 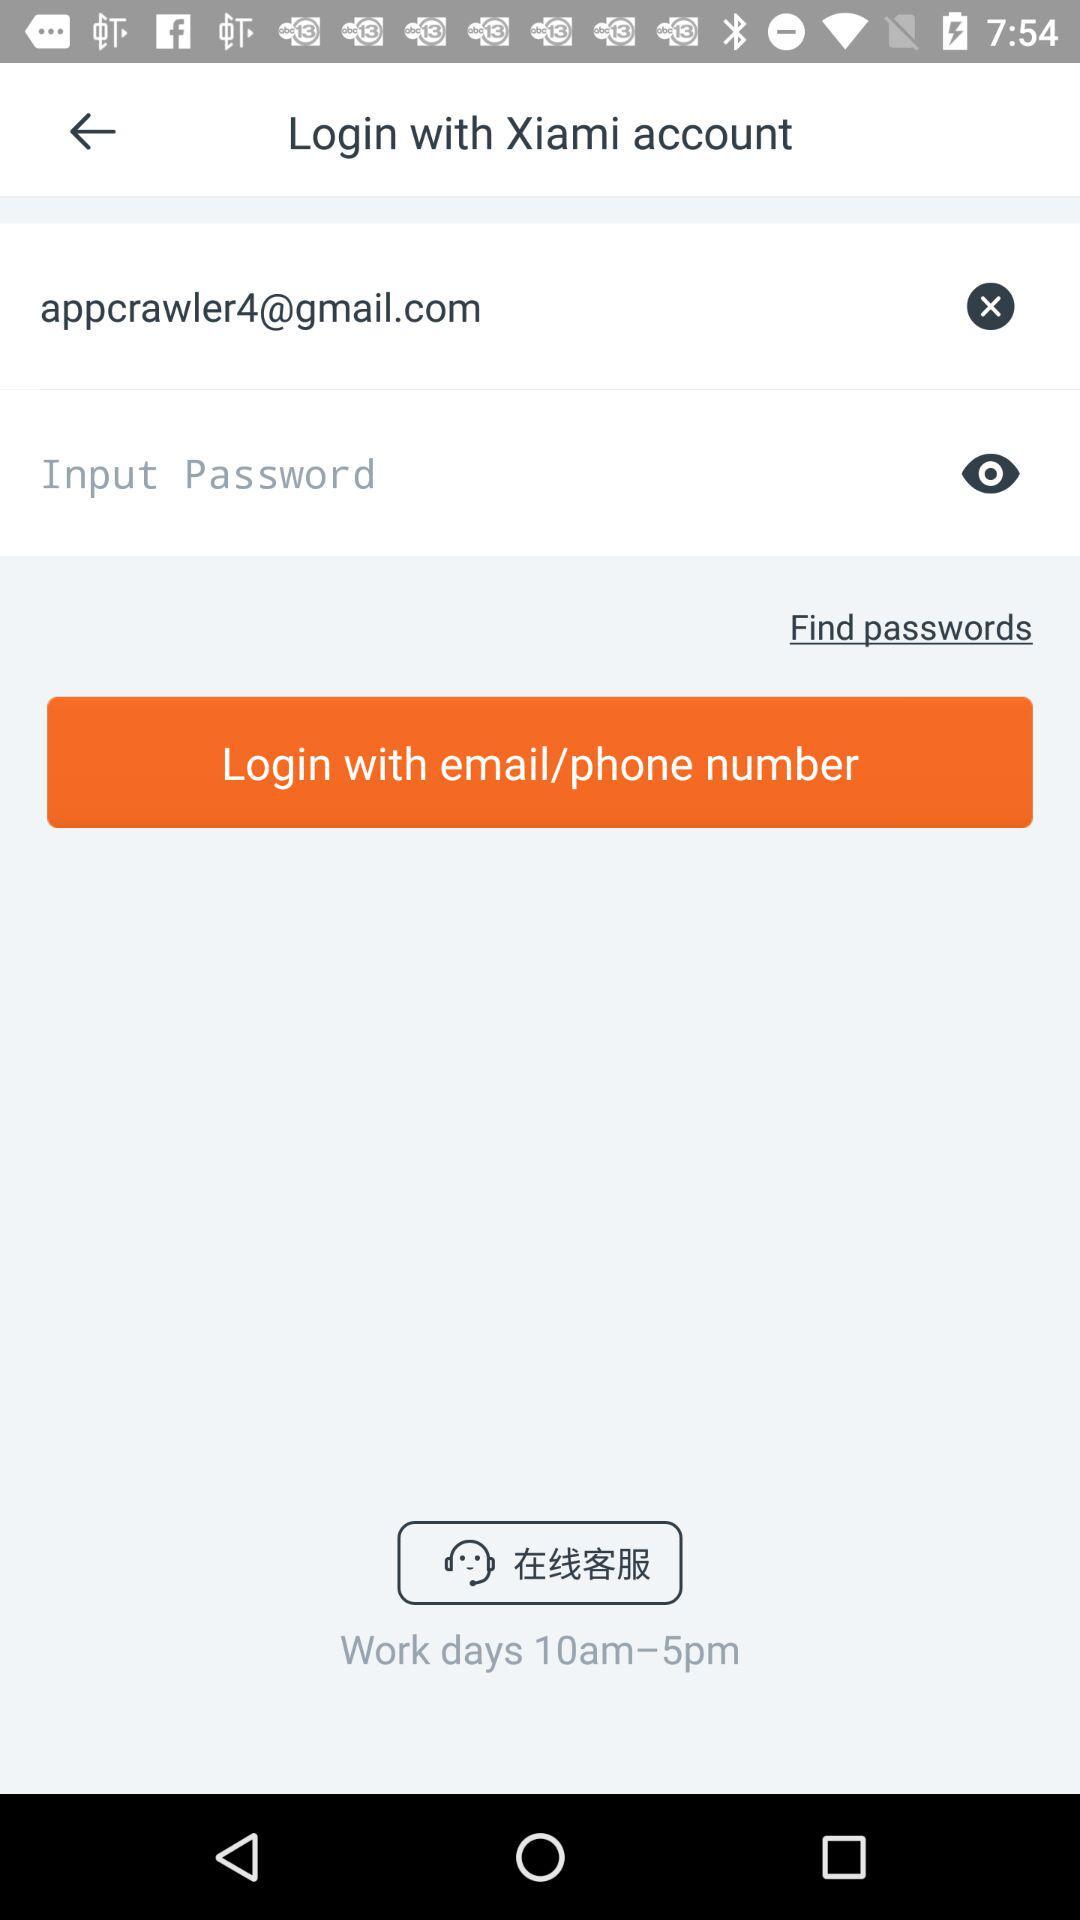 I want to click on the icon to the right of the appcrawler4@gmail.com icon, so click(x=990, y=305).